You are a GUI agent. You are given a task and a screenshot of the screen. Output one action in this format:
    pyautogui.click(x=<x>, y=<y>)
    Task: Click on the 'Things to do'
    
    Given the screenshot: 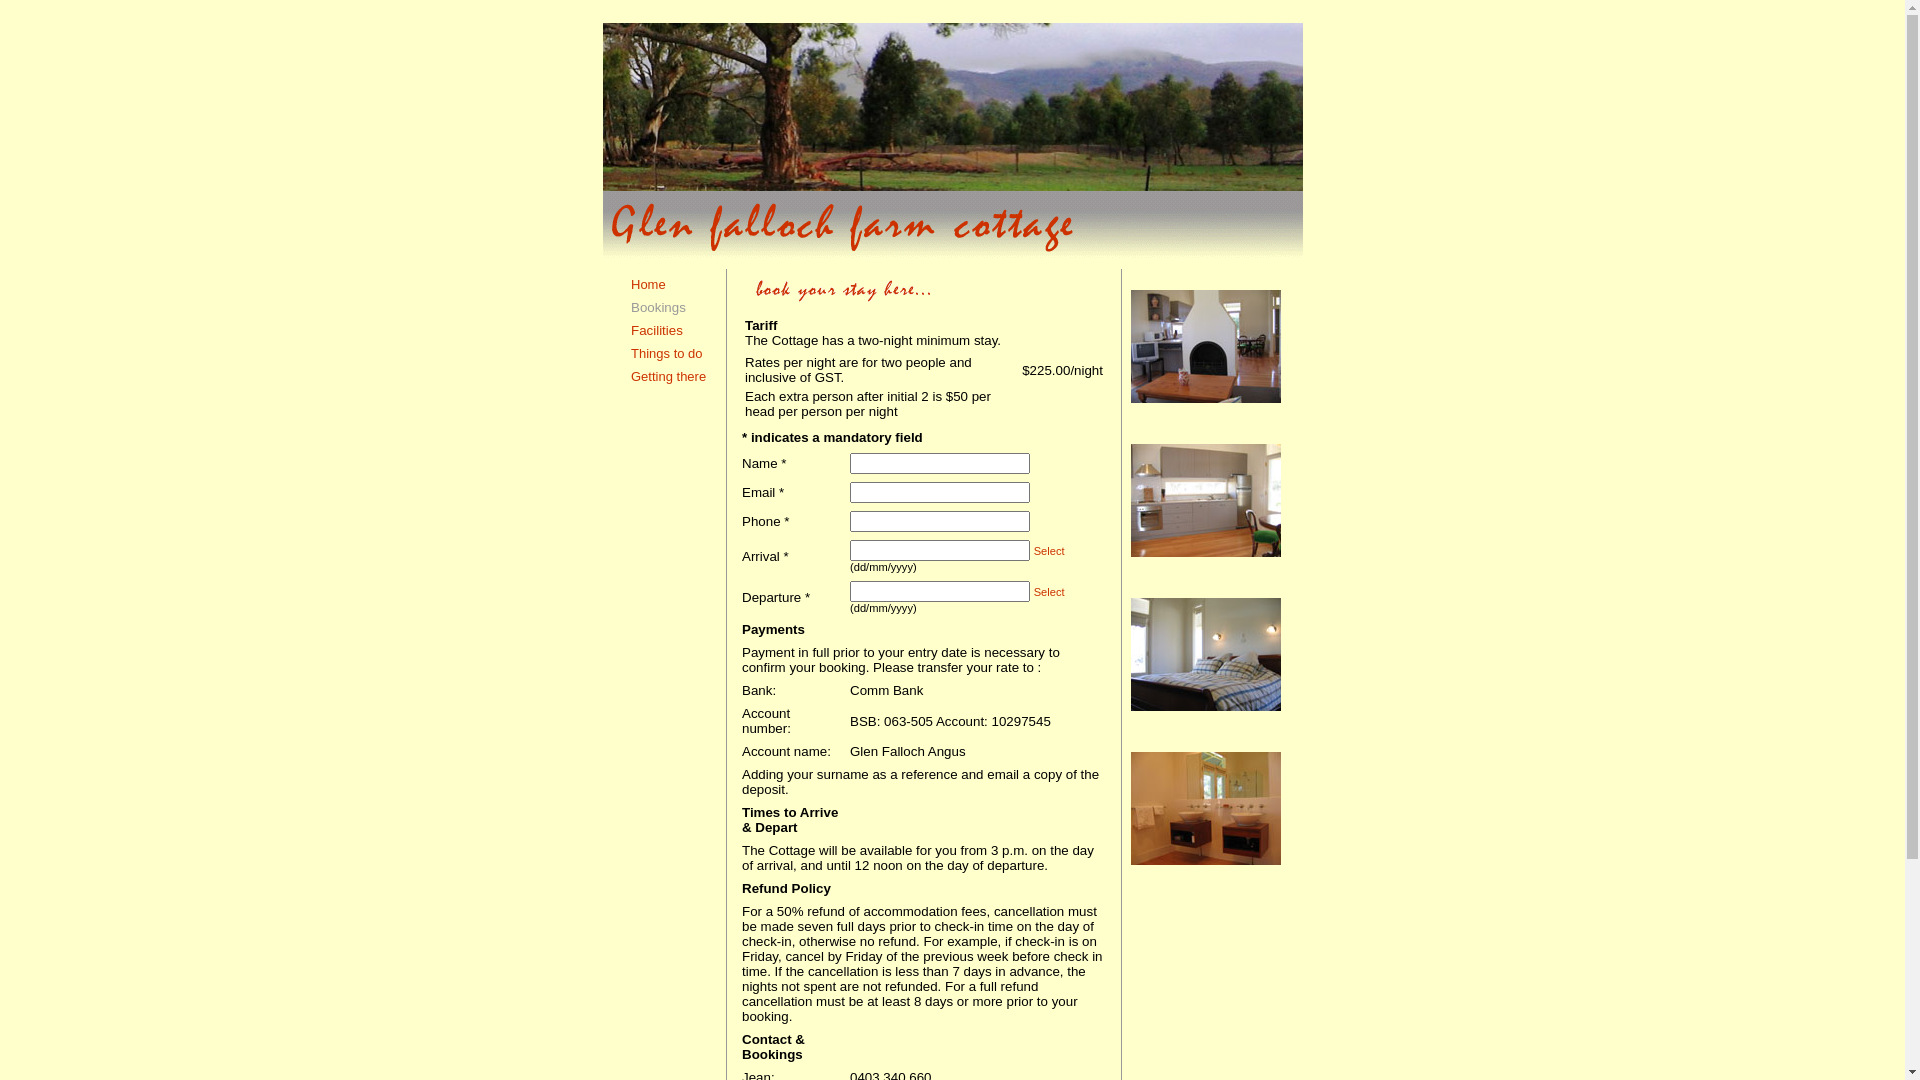 What is the action you would take?
    pyautogui.click(x=667, y=352)
    